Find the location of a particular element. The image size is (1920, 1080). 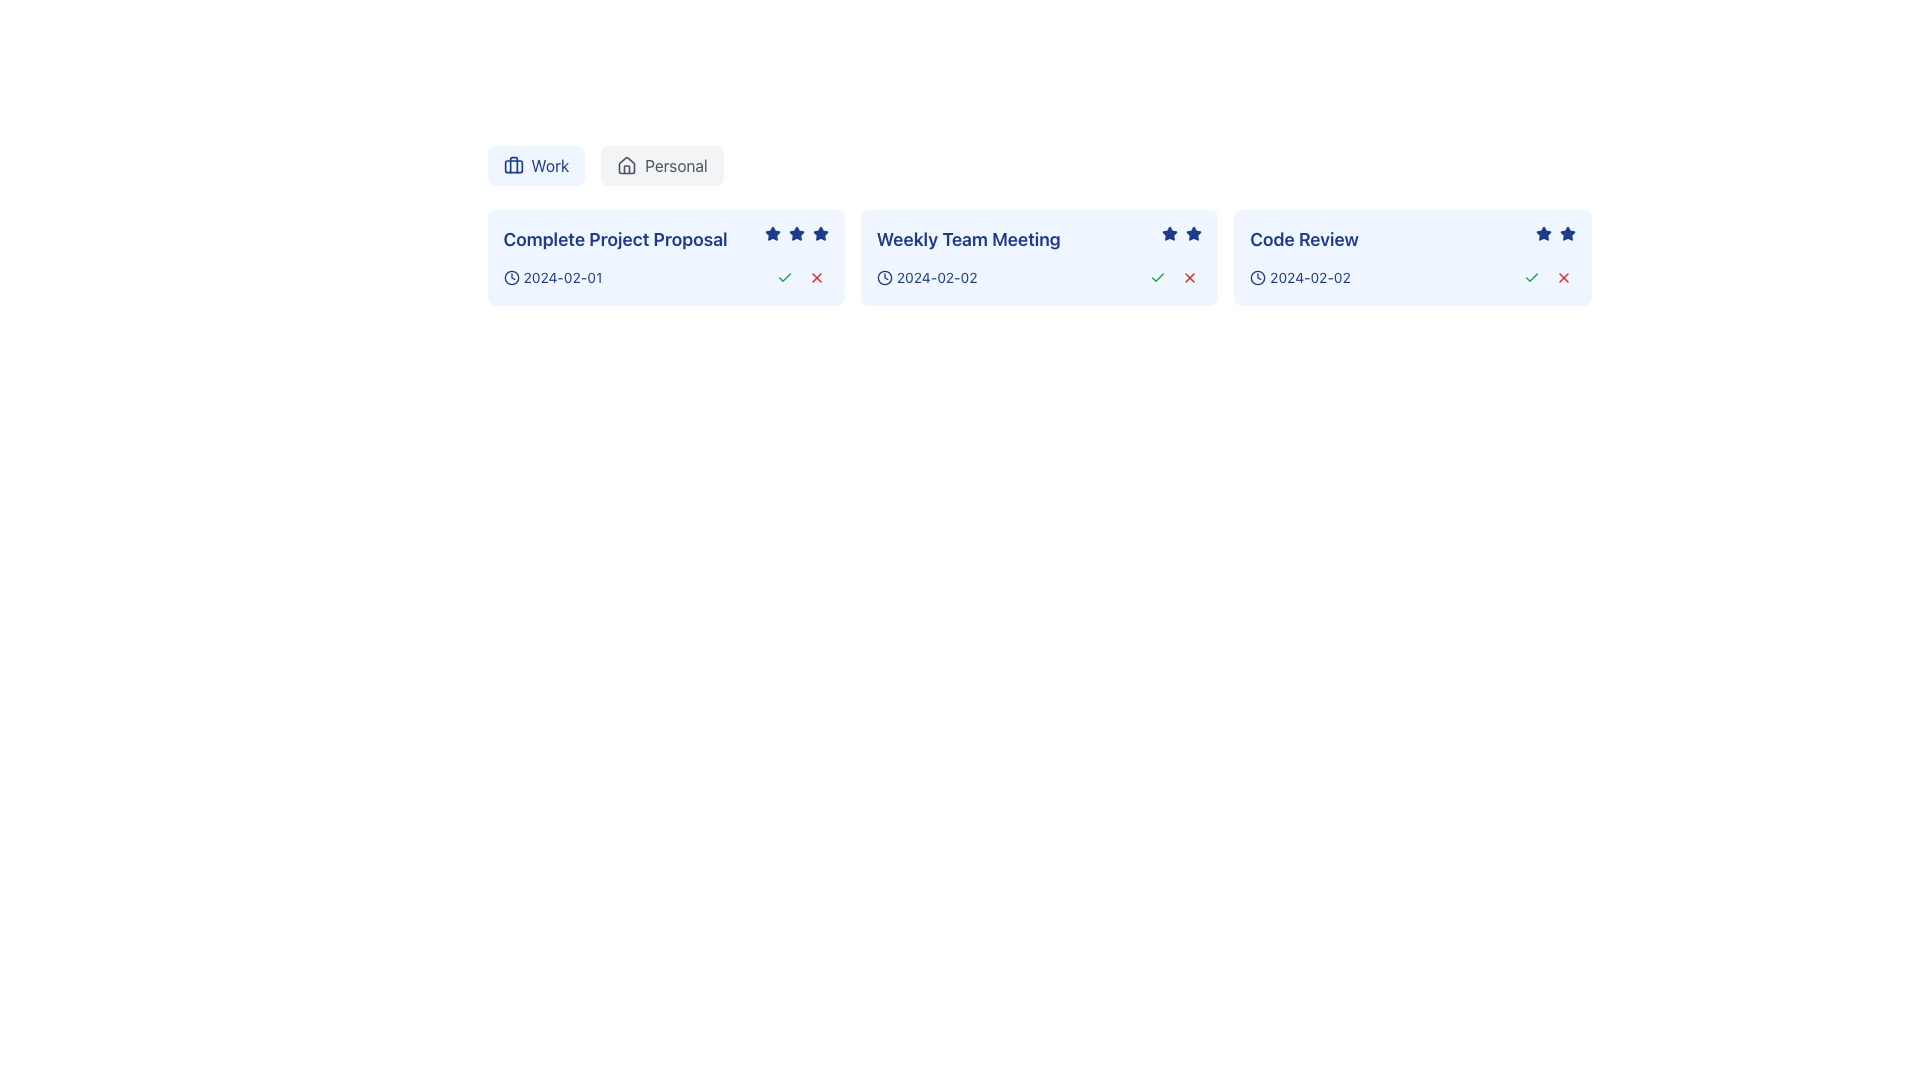

the static text element titled 'Complete Project Proposal' which is styled in bold blue font and is the leading heading of the first card is located at coordinates (666, 238).